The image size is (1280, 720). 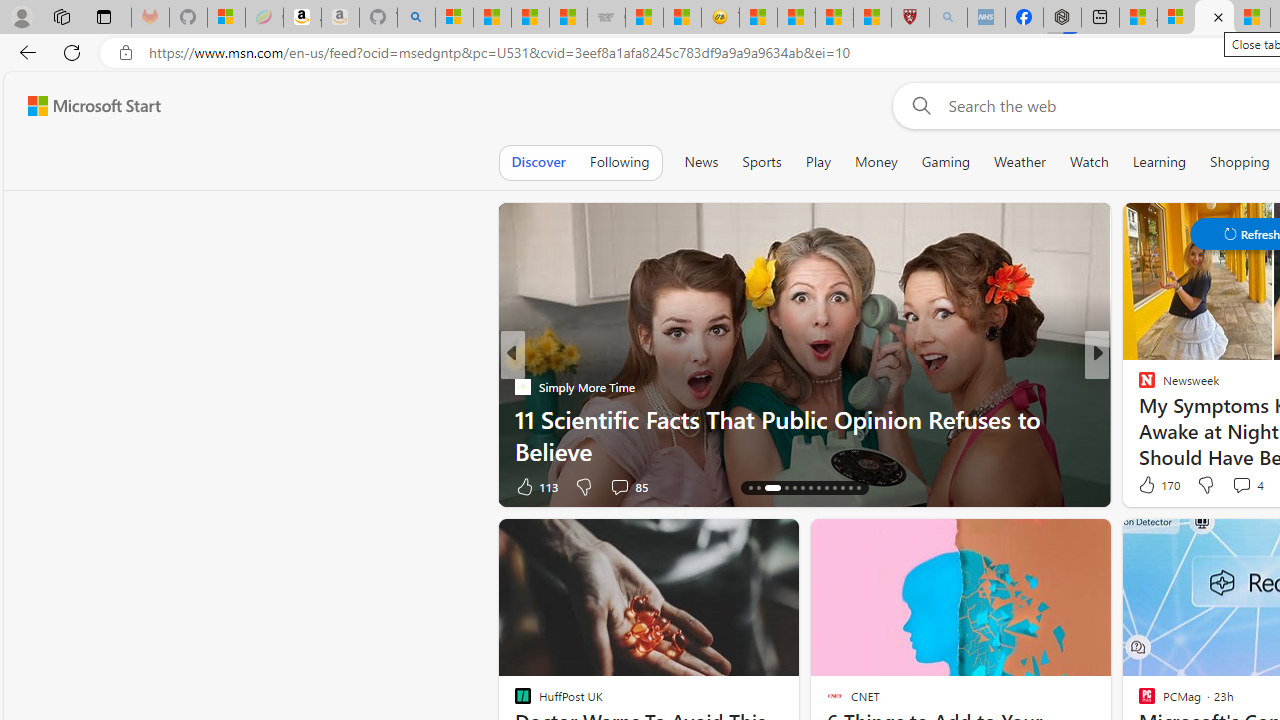 What do you see at coordinates (1152, 486) in the screenshot?
I see `'636 Like'` at bounding box center [1152, 486].